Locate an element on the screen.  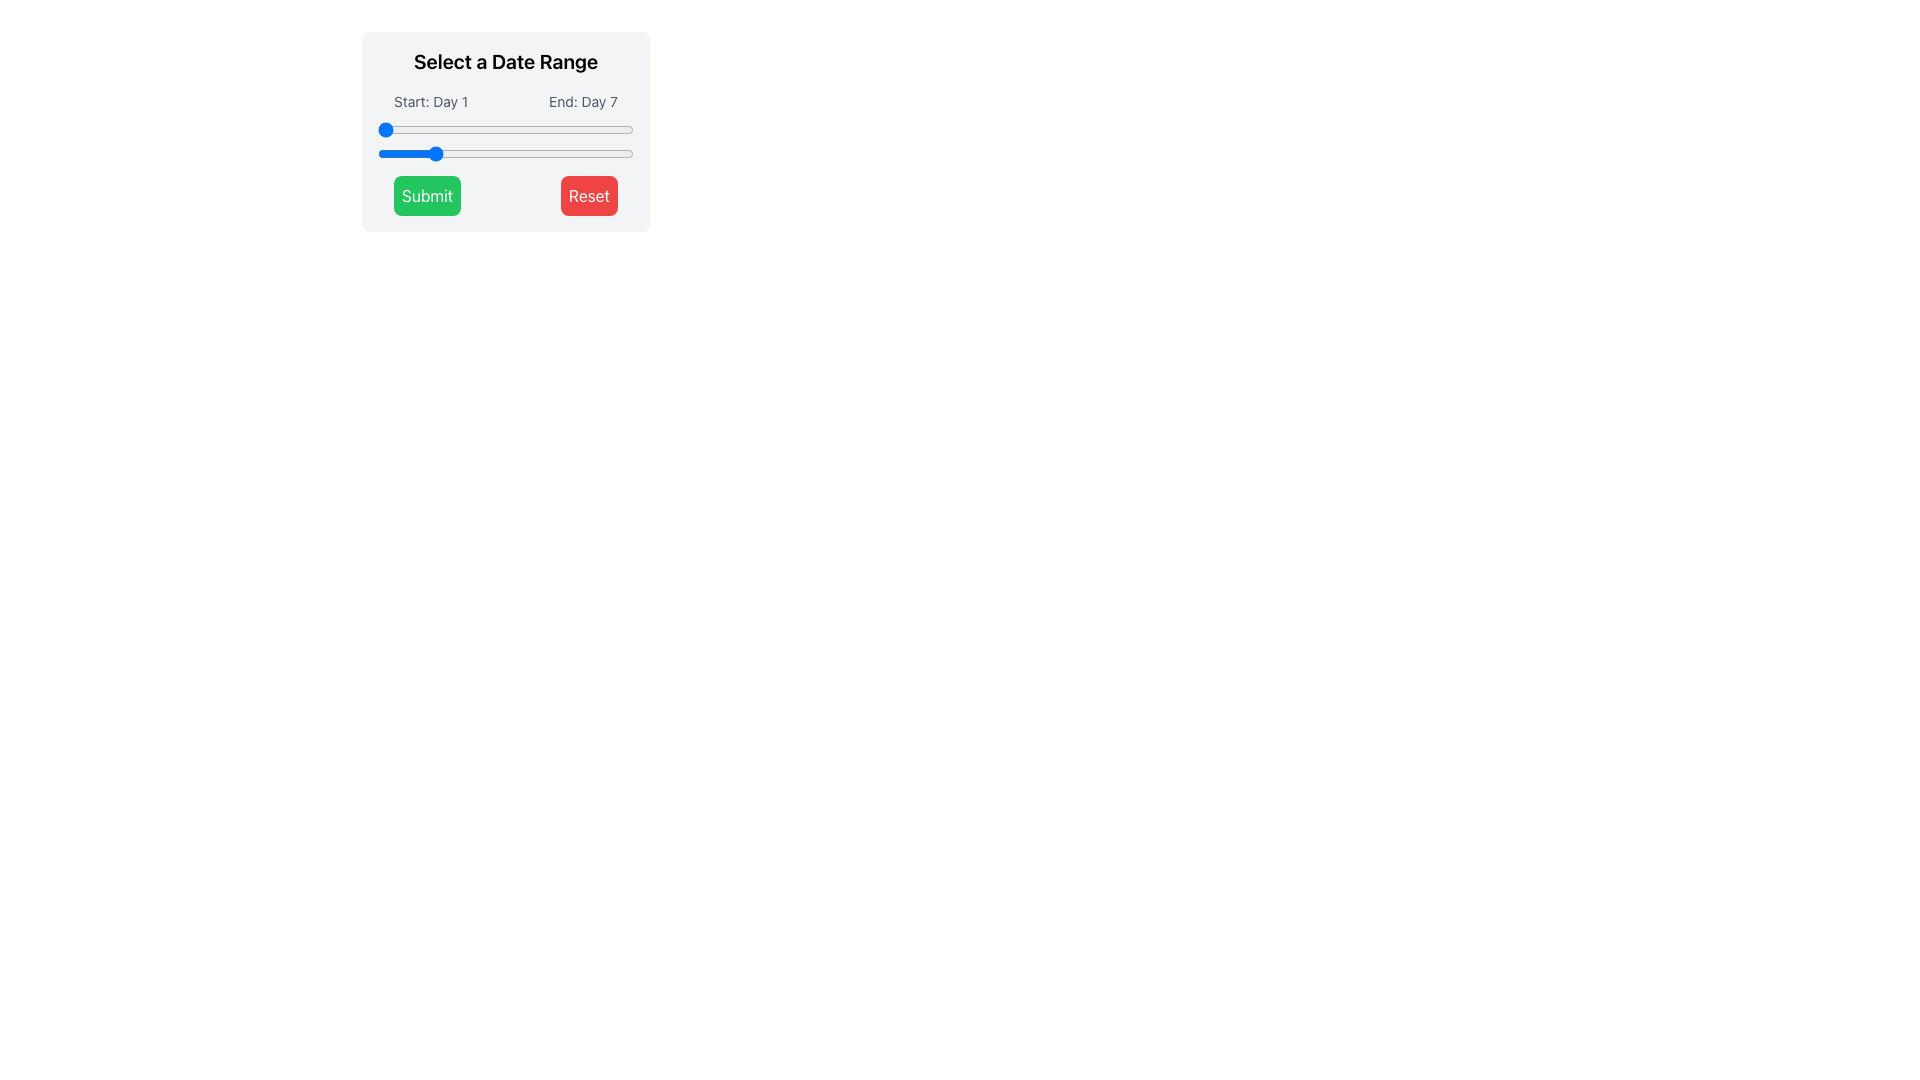
the slider is located at coordinates (554, 153).